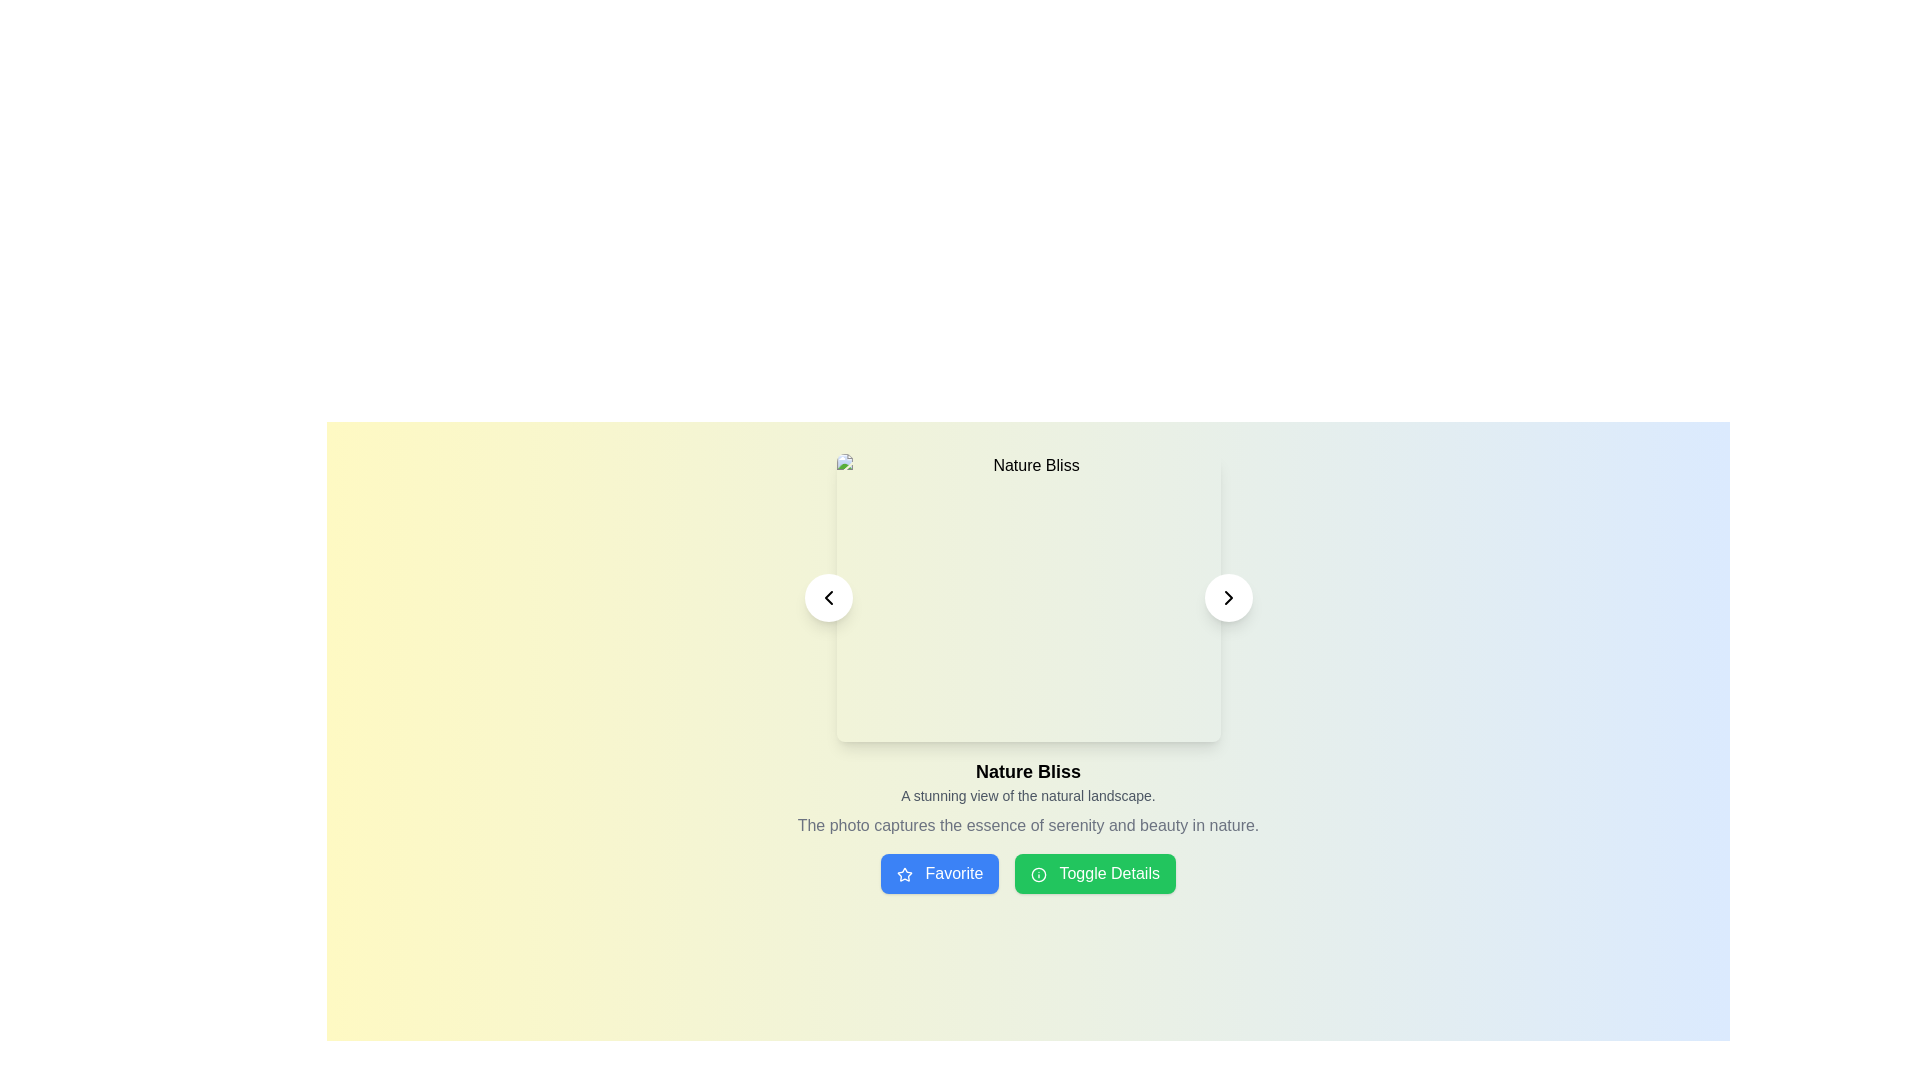 The height and width of the screenshot is (1080, 1920). What do you see at coordinates (828, 596) in the screenshot?
I see `the left navigation icon to scroll or paginate content to the left, located in the middle left section of the UI card` at bounding box center [828, 596].